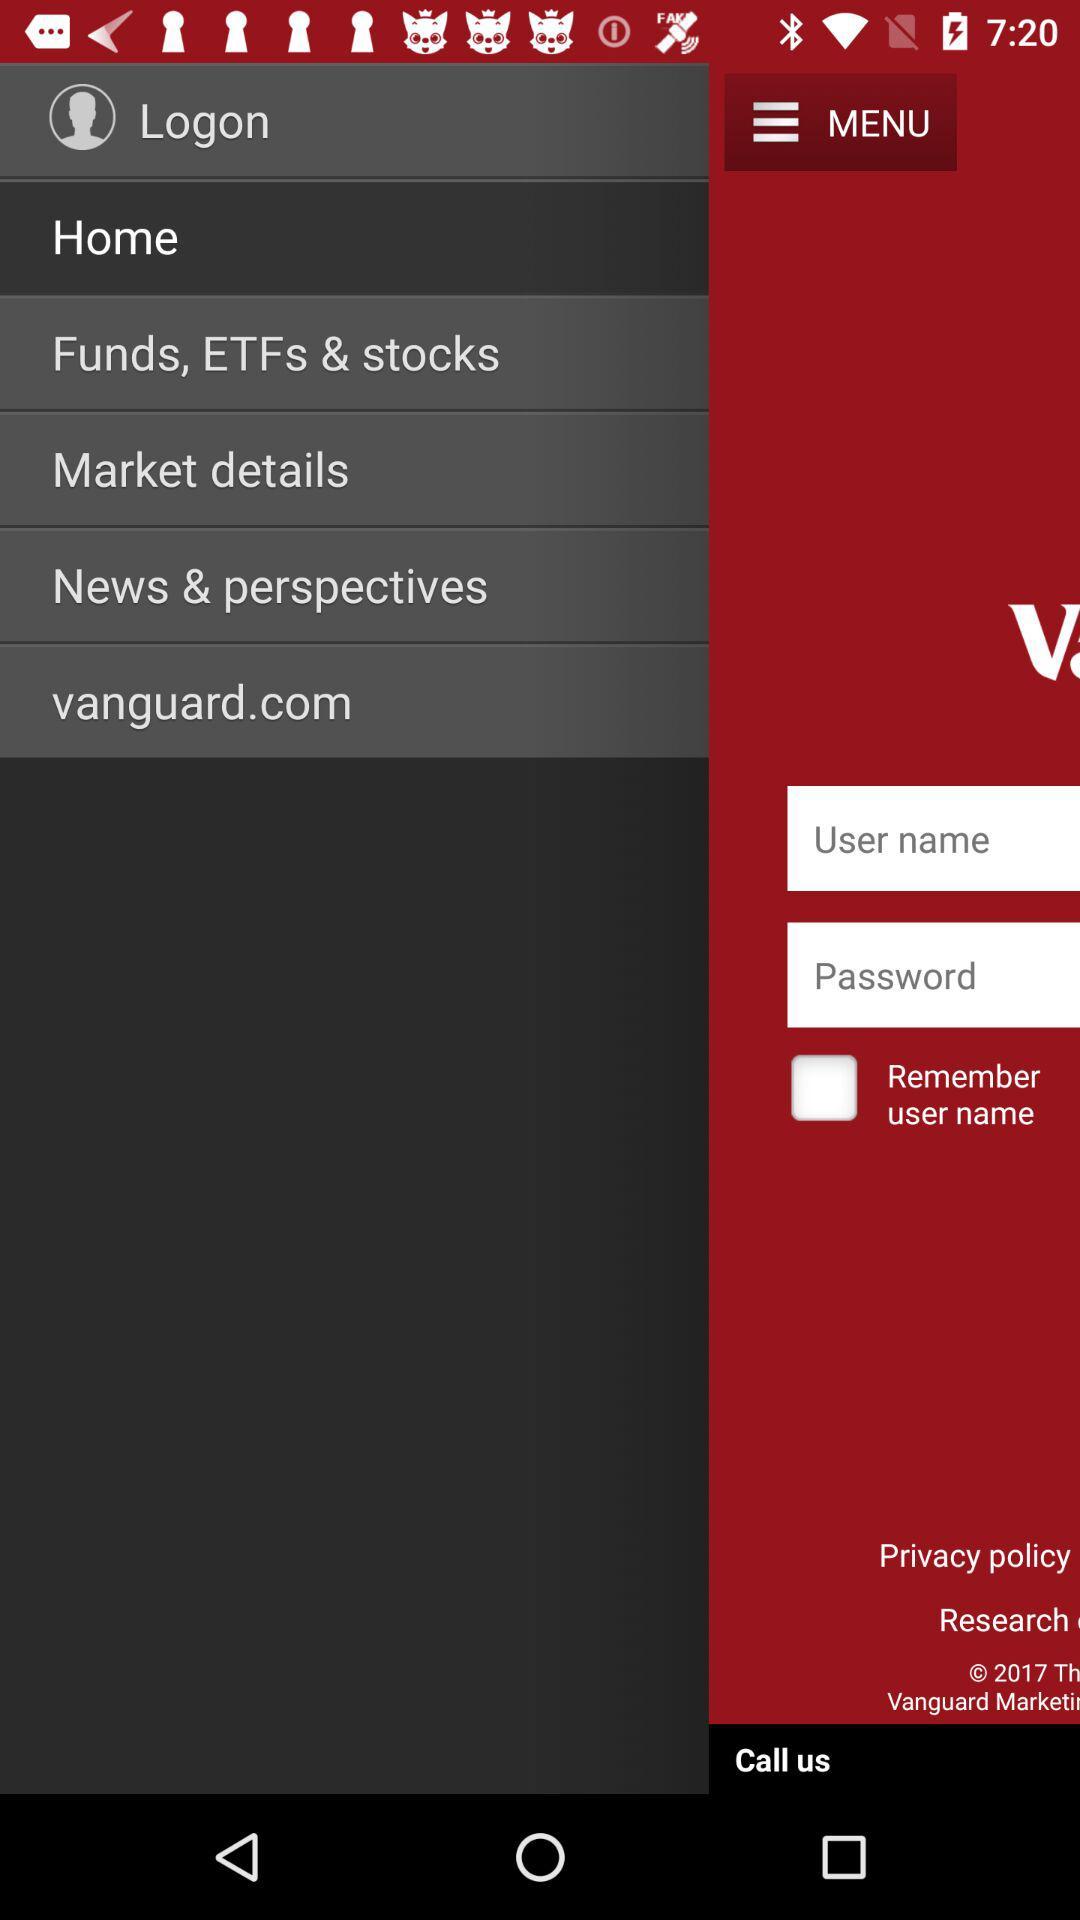 The image size is (1080, 1920). What do you see at coordinates (774, 121) in the screenshot?
I see `more options icon which is on the left side of menu` at bounding box center [774, 121].